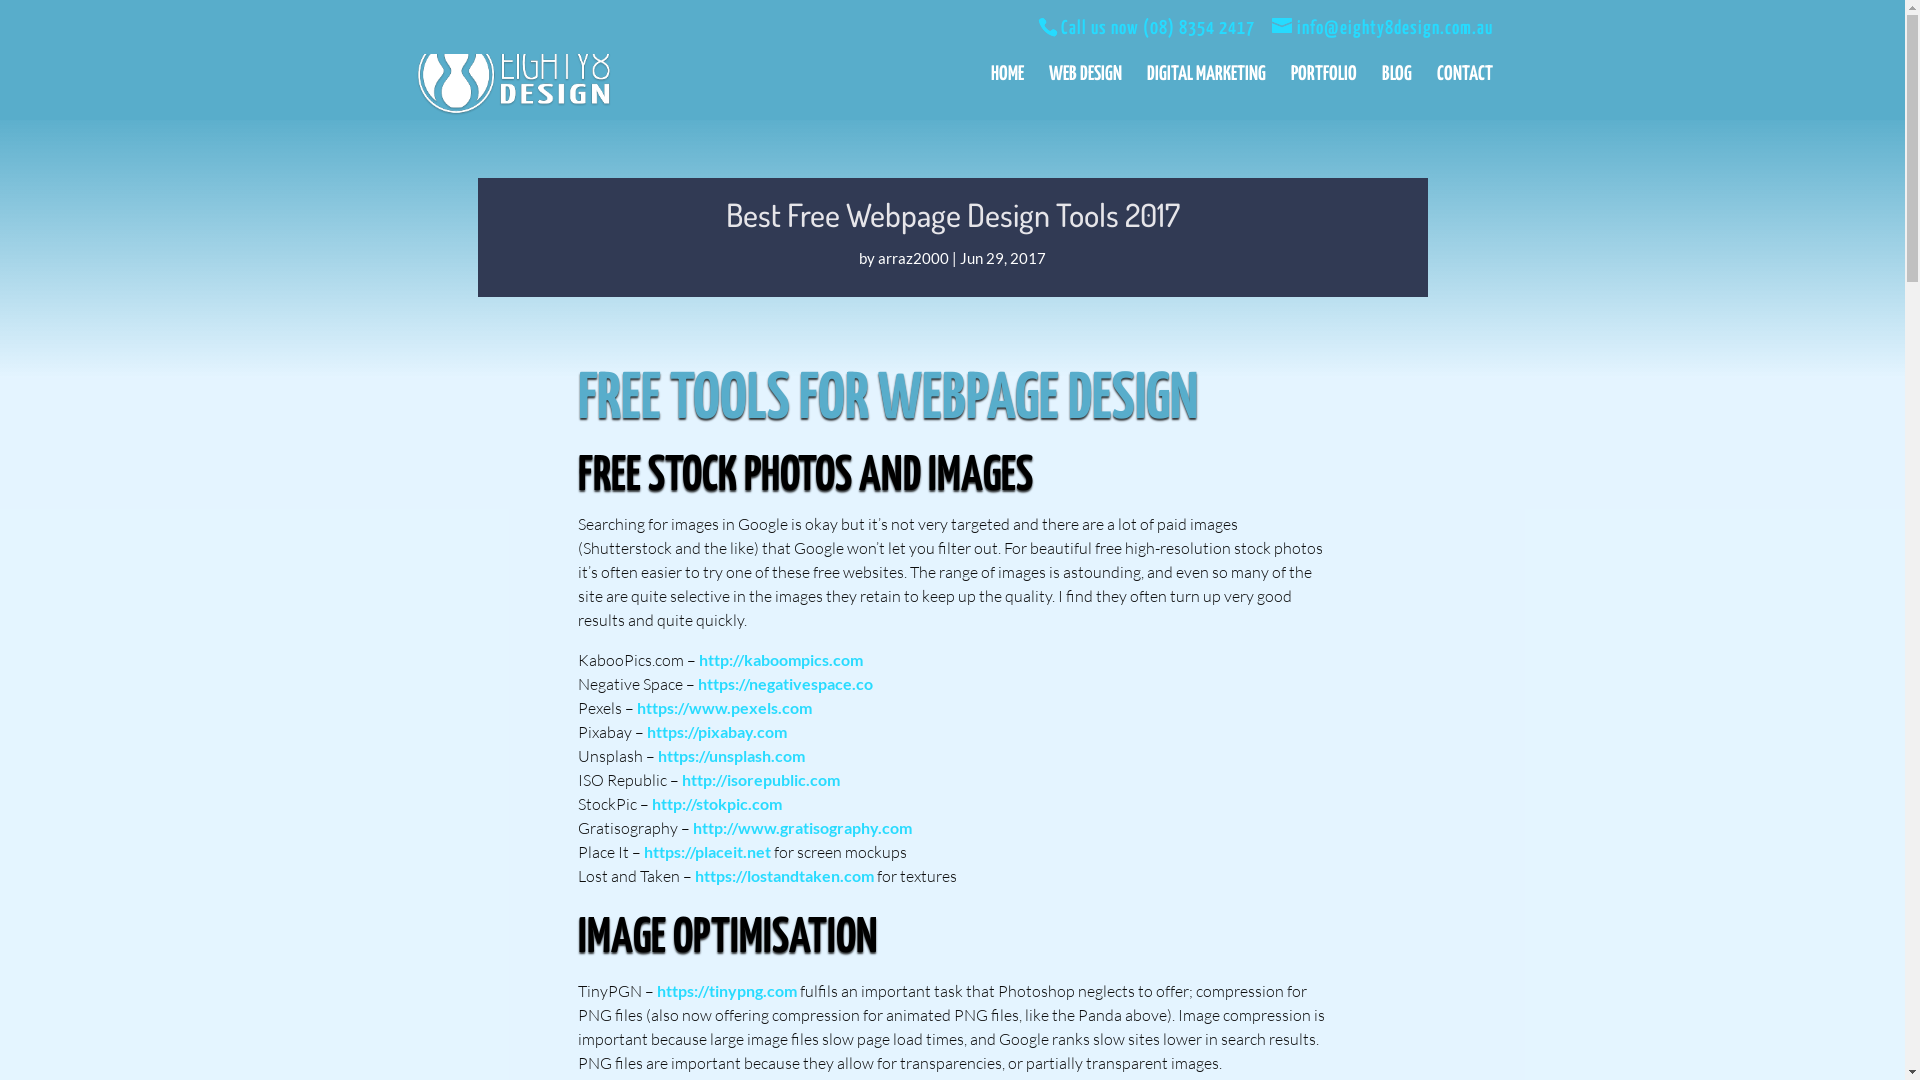  What do you see at coordinates (716, 802) in the screenshot?
I see `'http://stokpic.com'` at bounding box center [716, 802].